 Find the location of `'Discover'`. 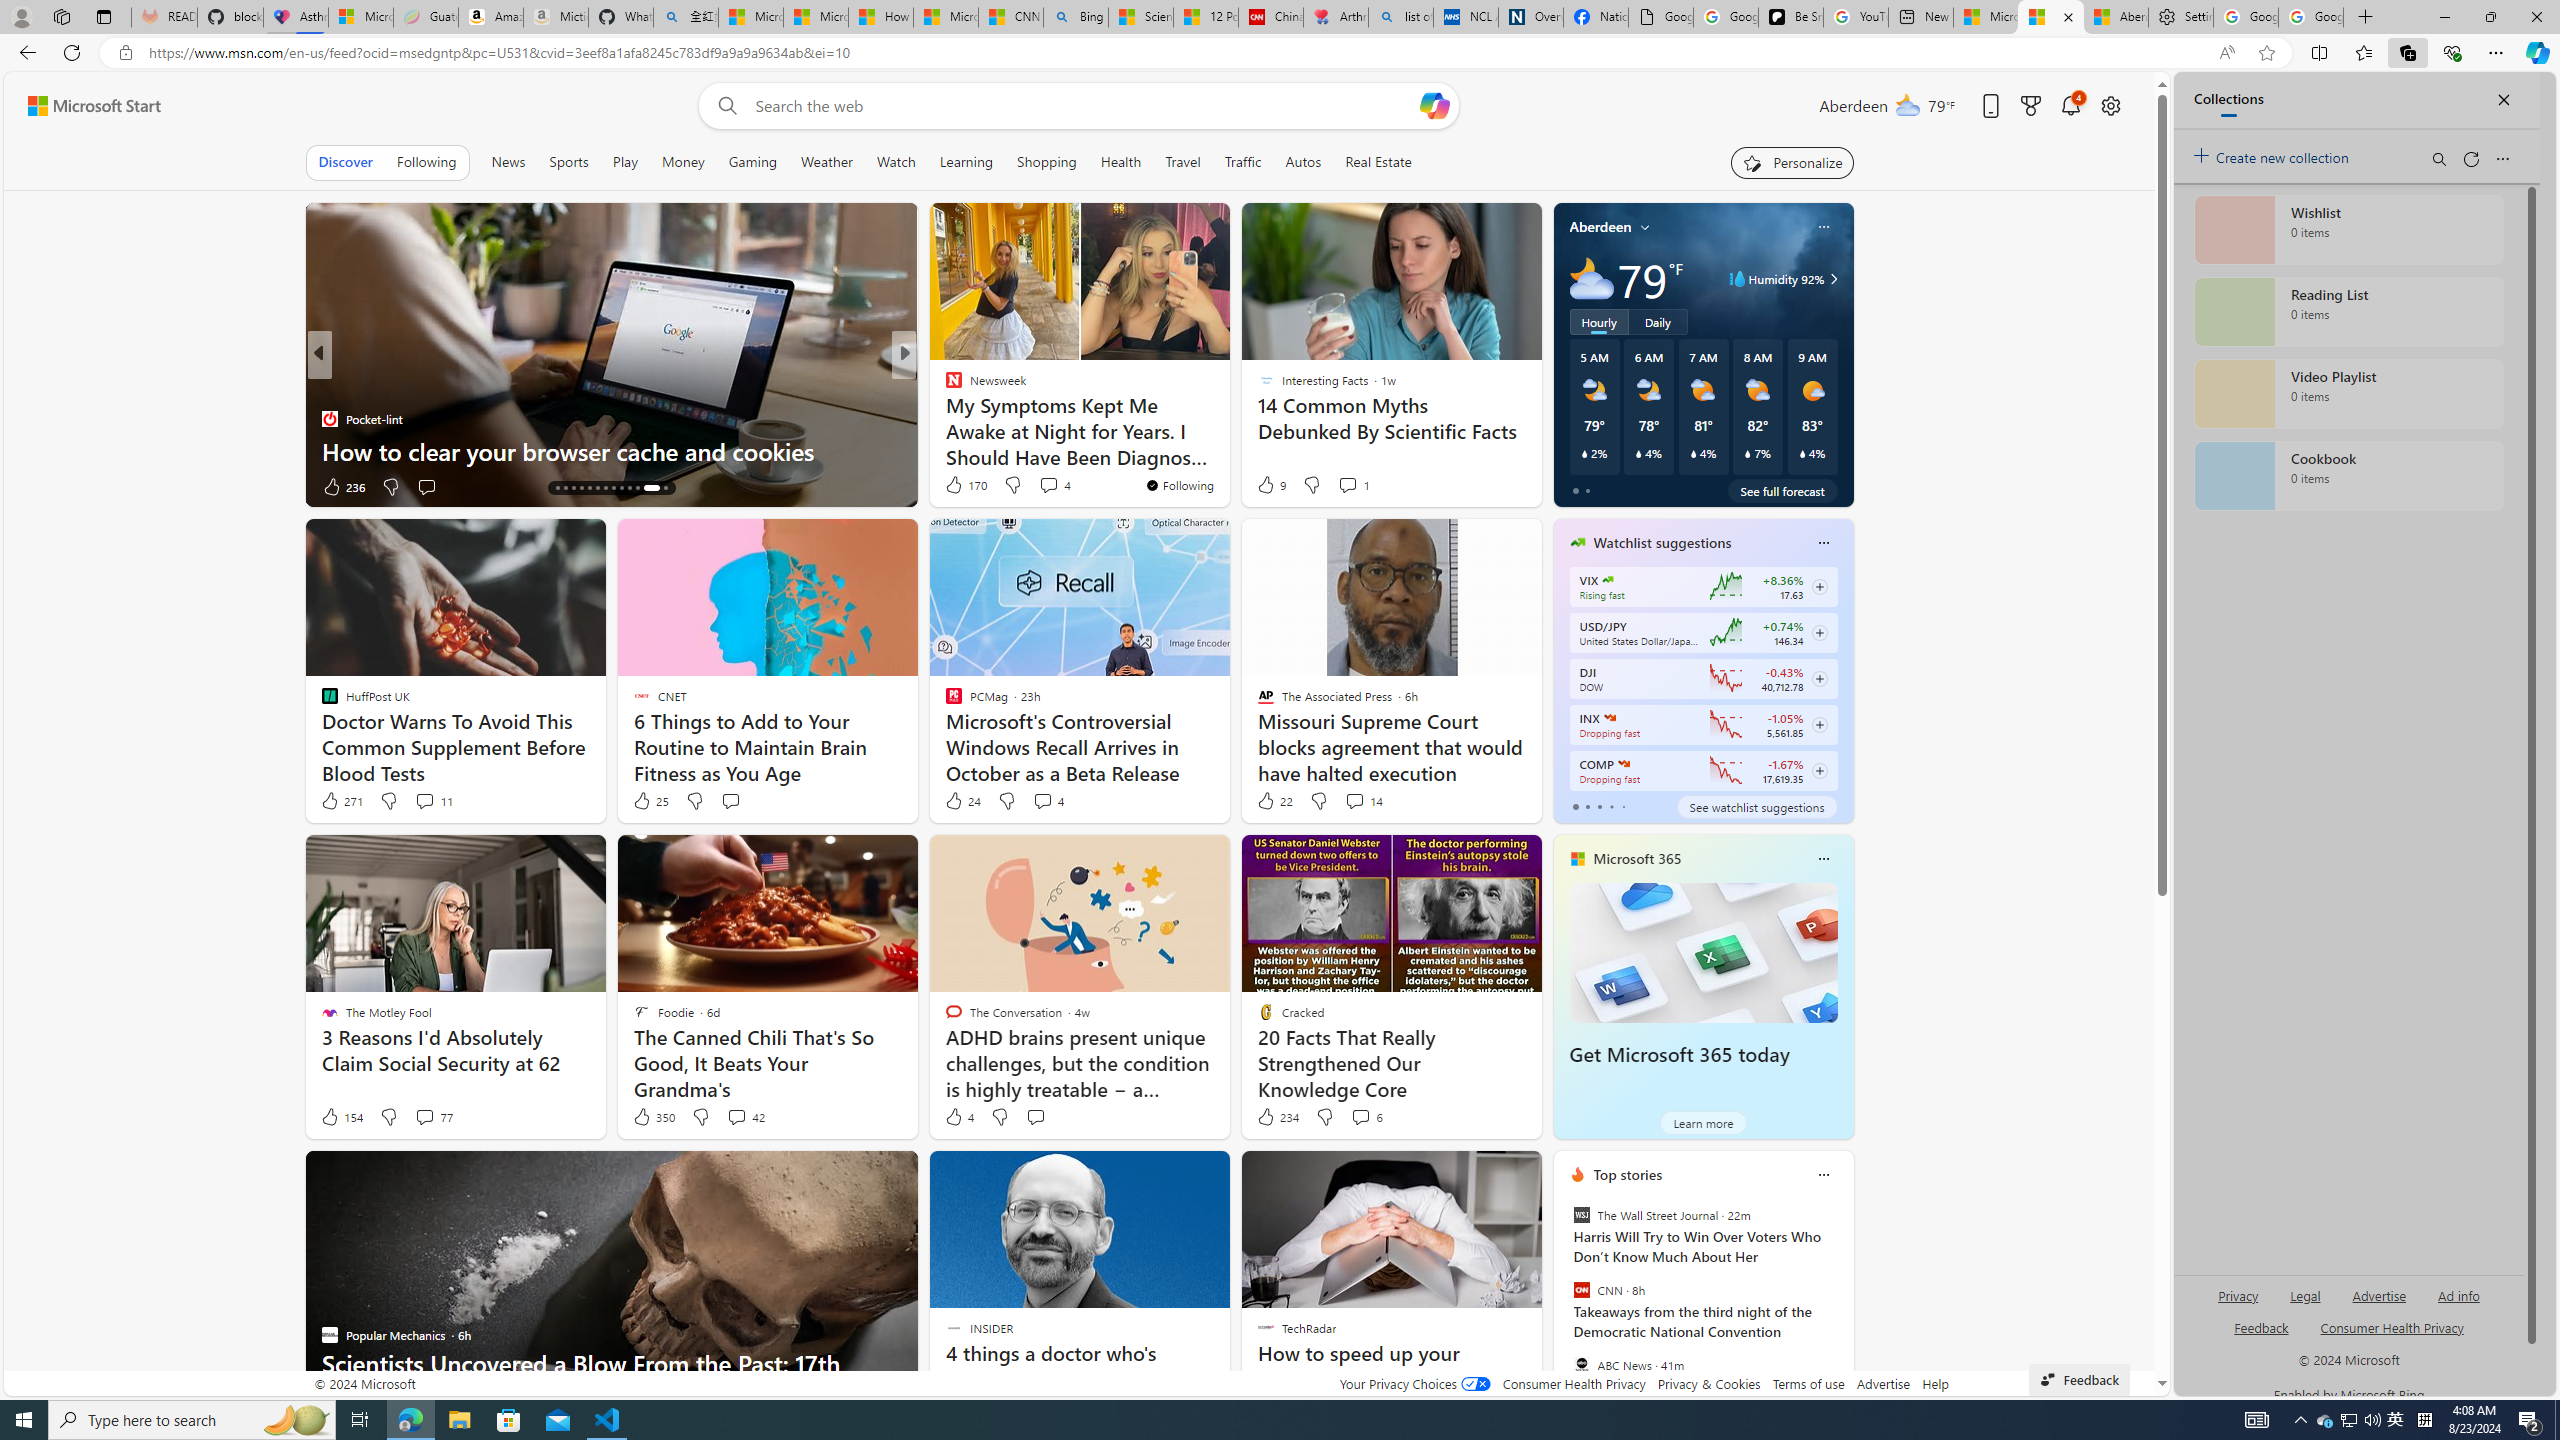

'Discover' is located at coordinates (343, 161).